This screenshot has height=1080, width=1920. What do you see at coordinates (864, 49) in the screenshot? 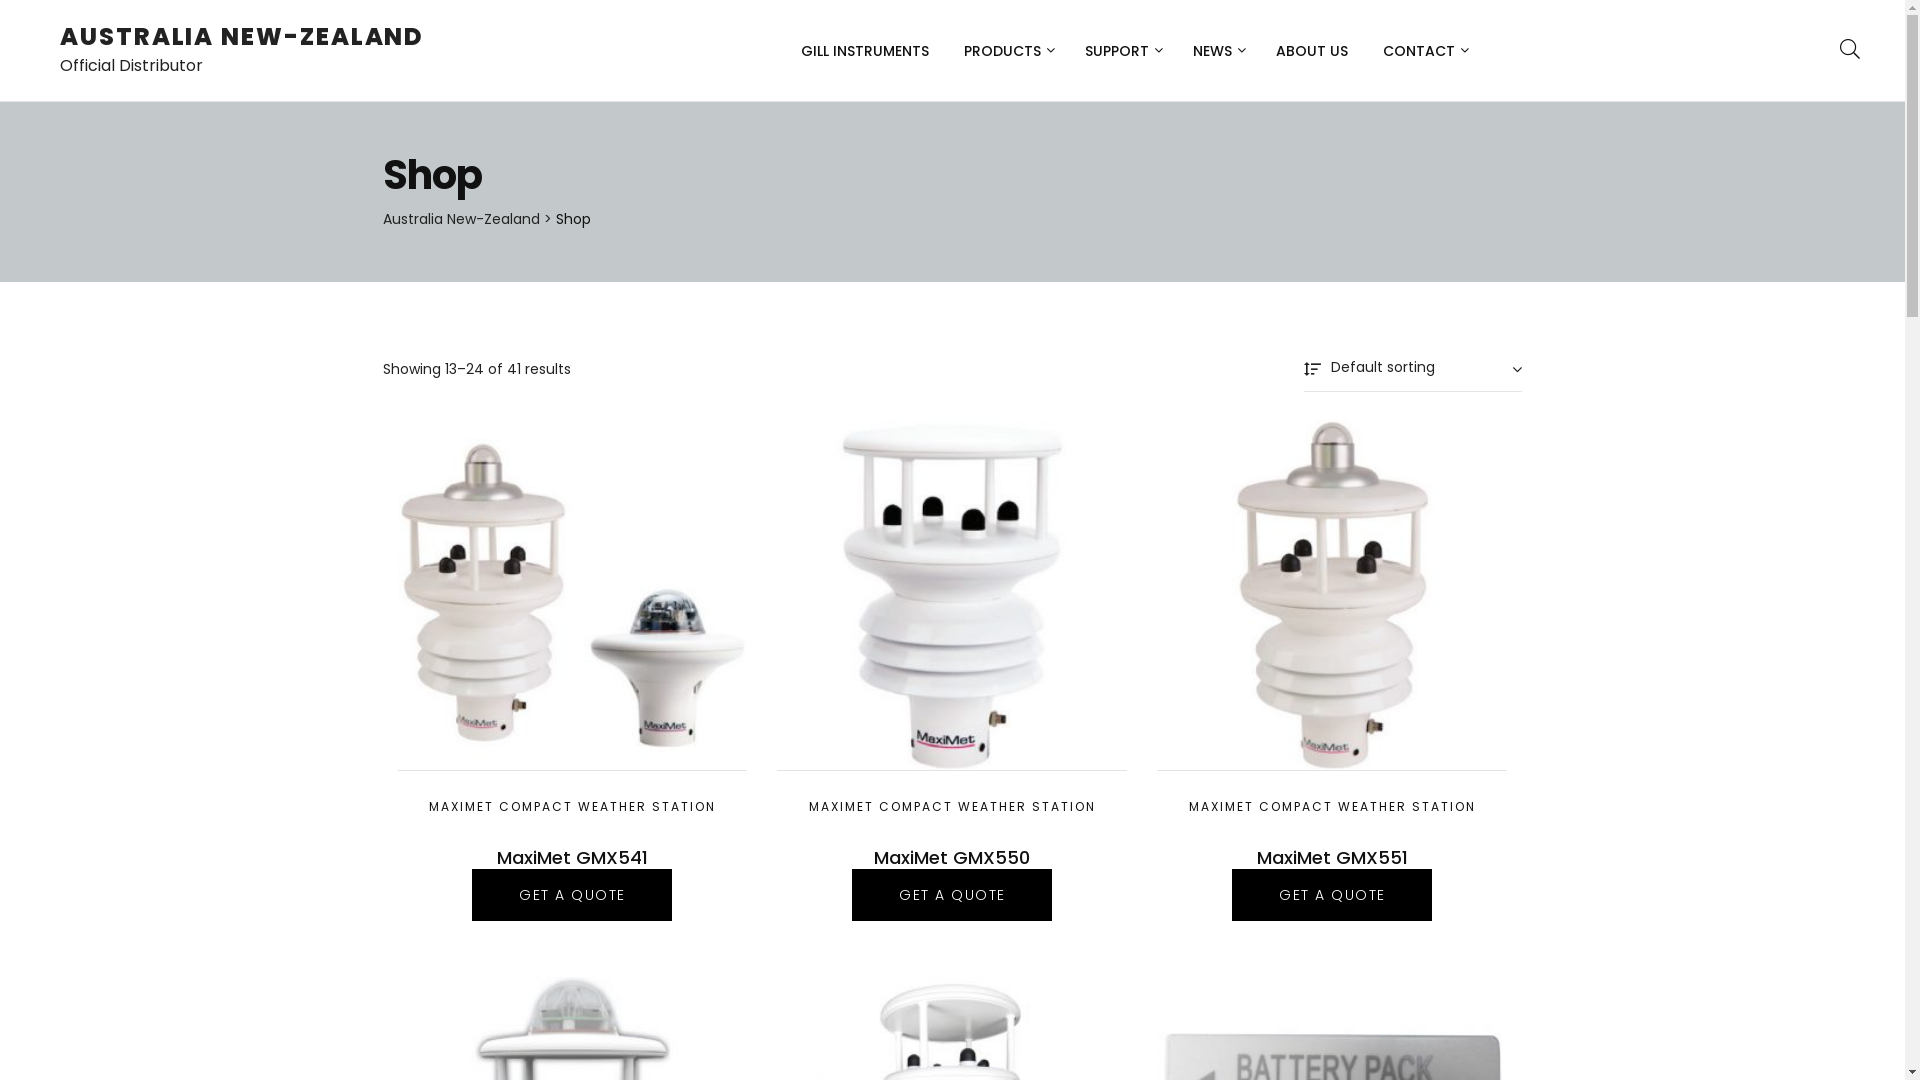
I see `'GILL INSTRUMENTS'` at bounding box center [864, 49].